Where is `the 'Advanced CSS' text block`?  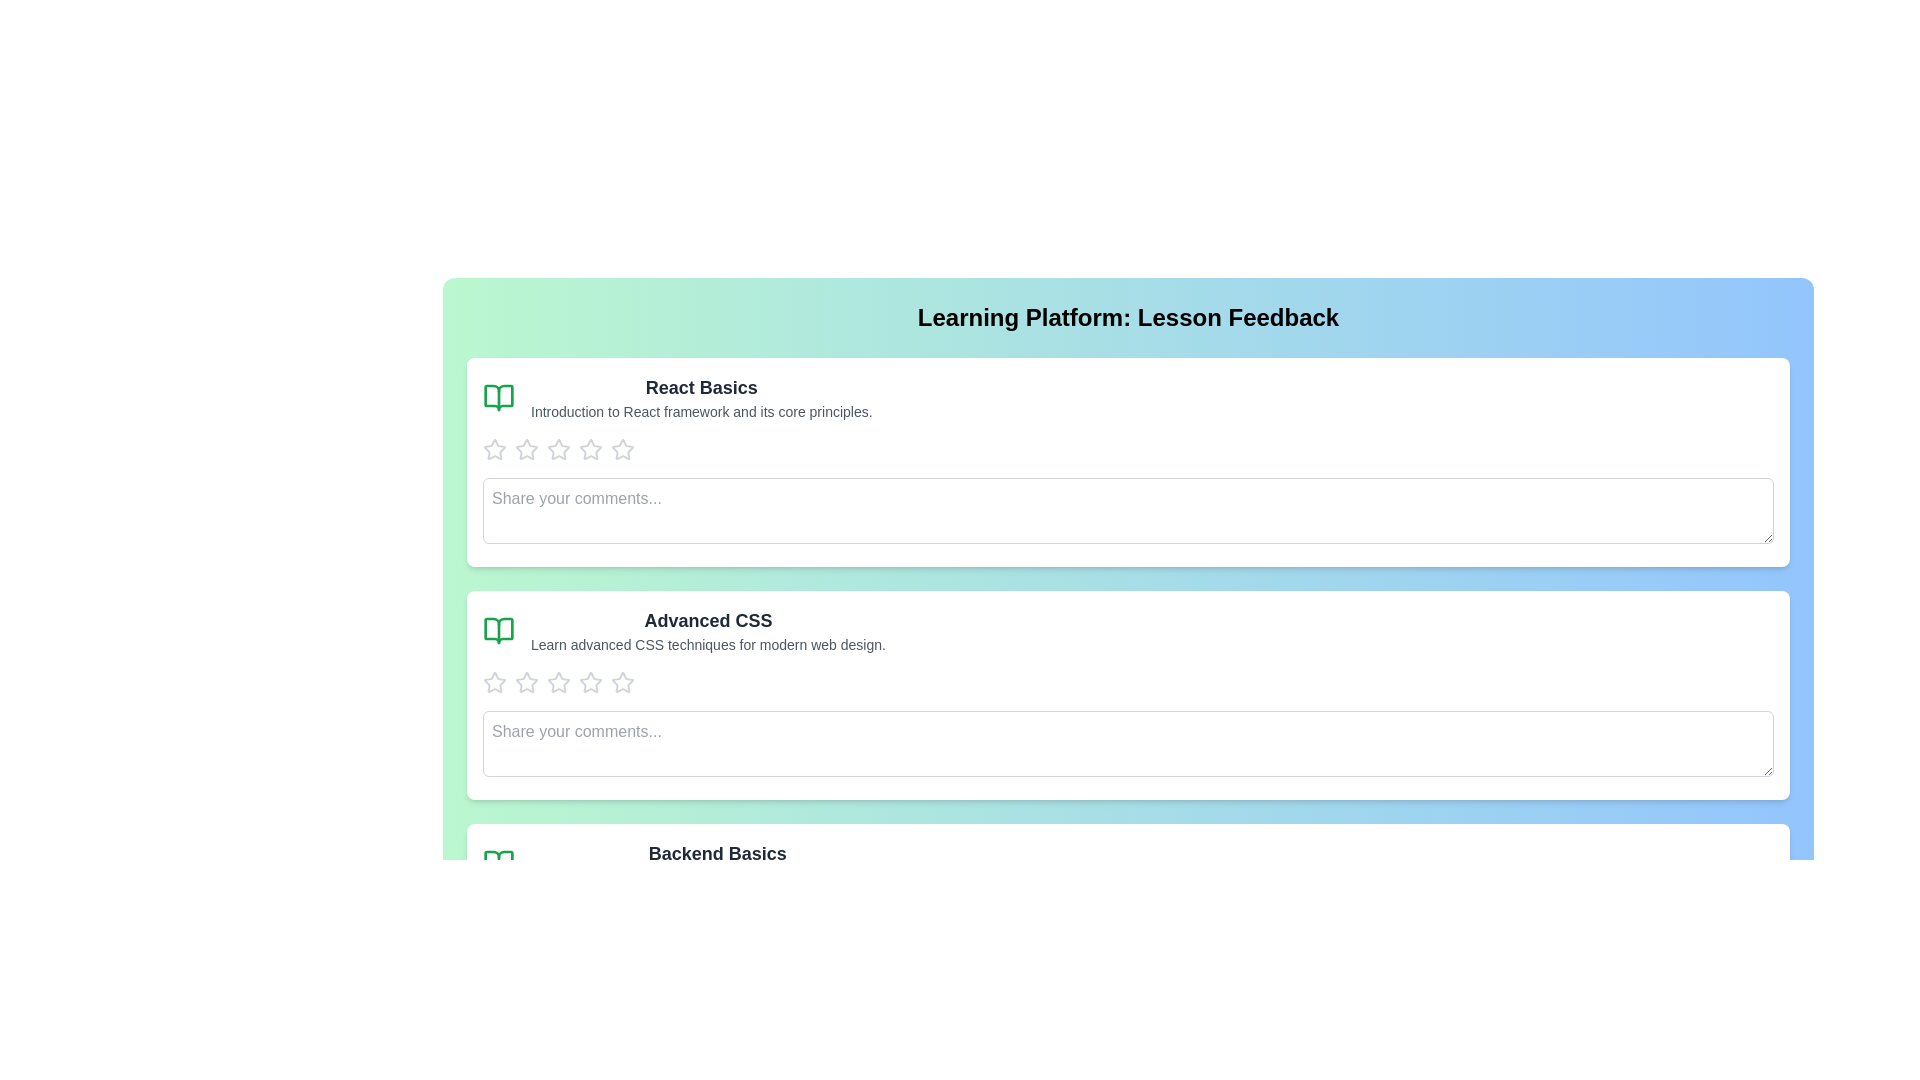
the 'Advanced CSS' text block is located at coordinates (708, 631).